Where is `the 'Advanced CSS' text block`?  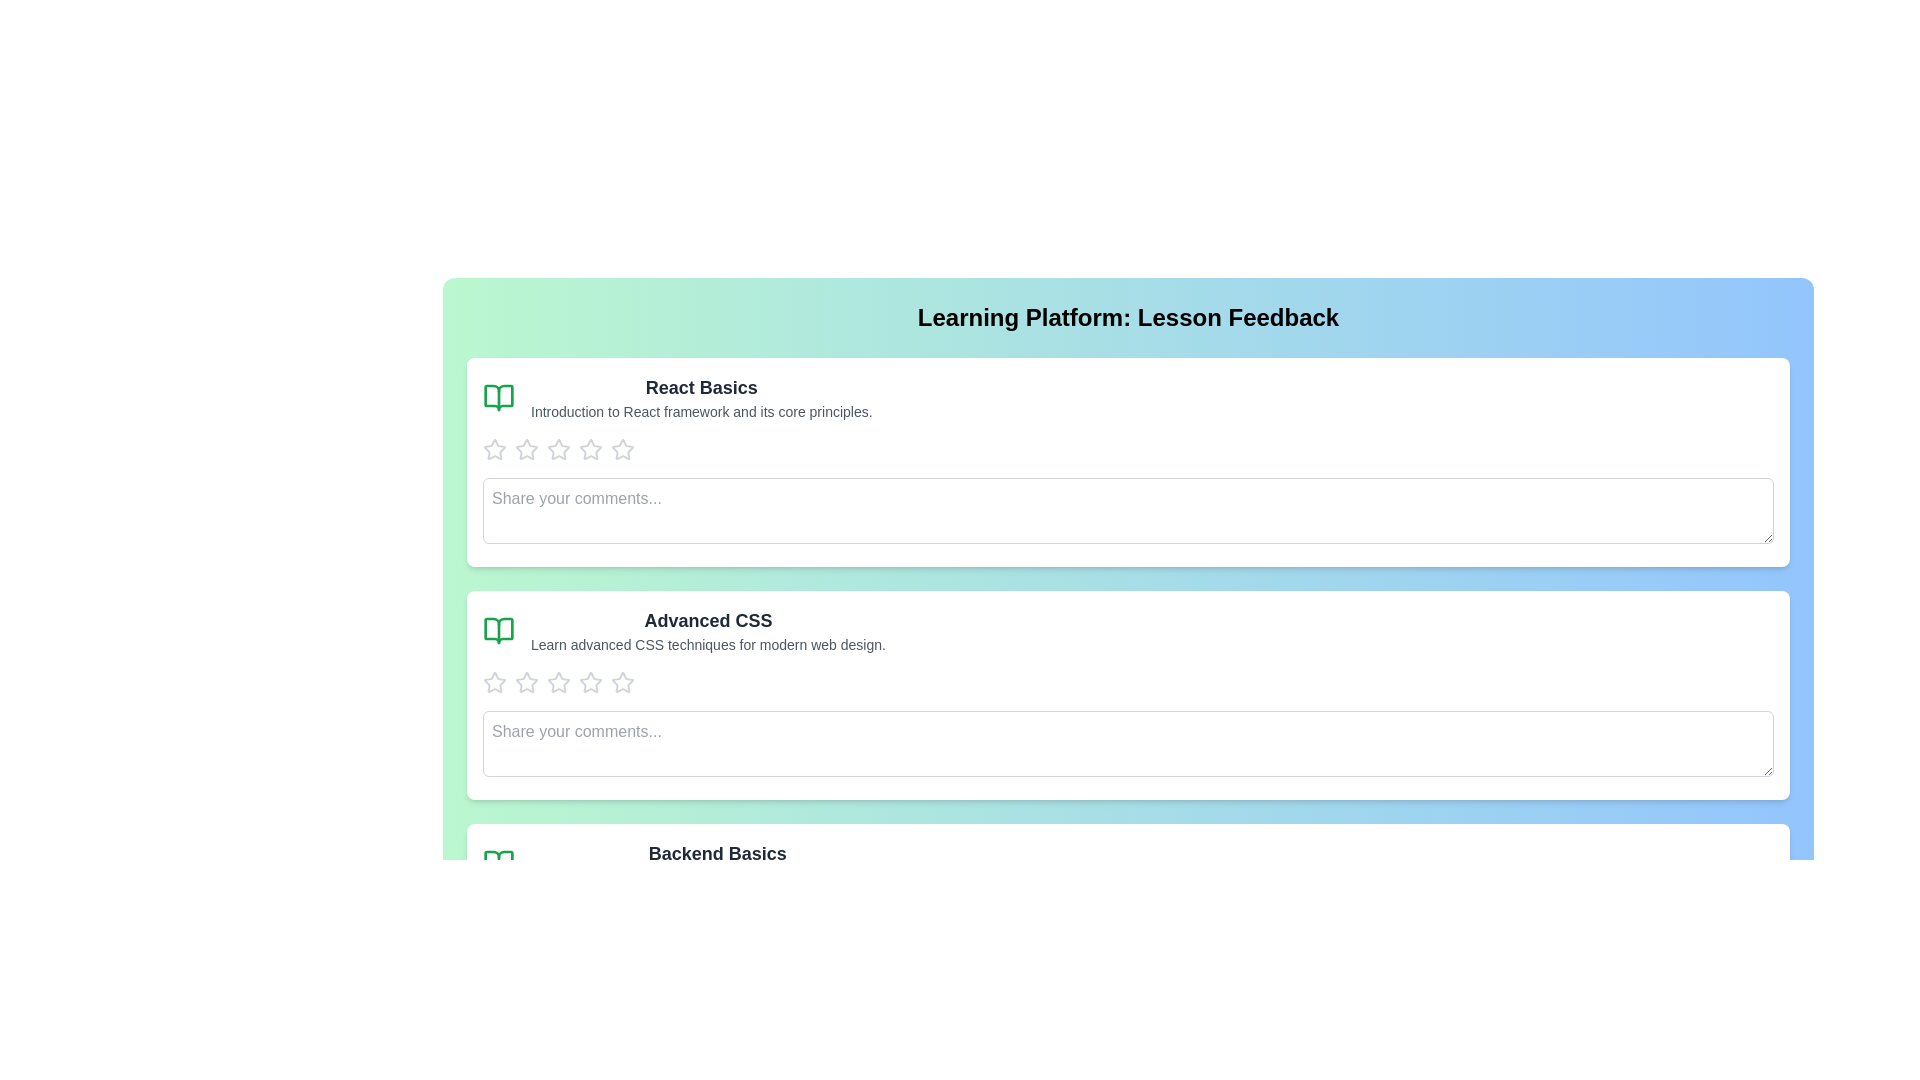
the 'Advanced CSS' text block is located at coordinates (708, 631).